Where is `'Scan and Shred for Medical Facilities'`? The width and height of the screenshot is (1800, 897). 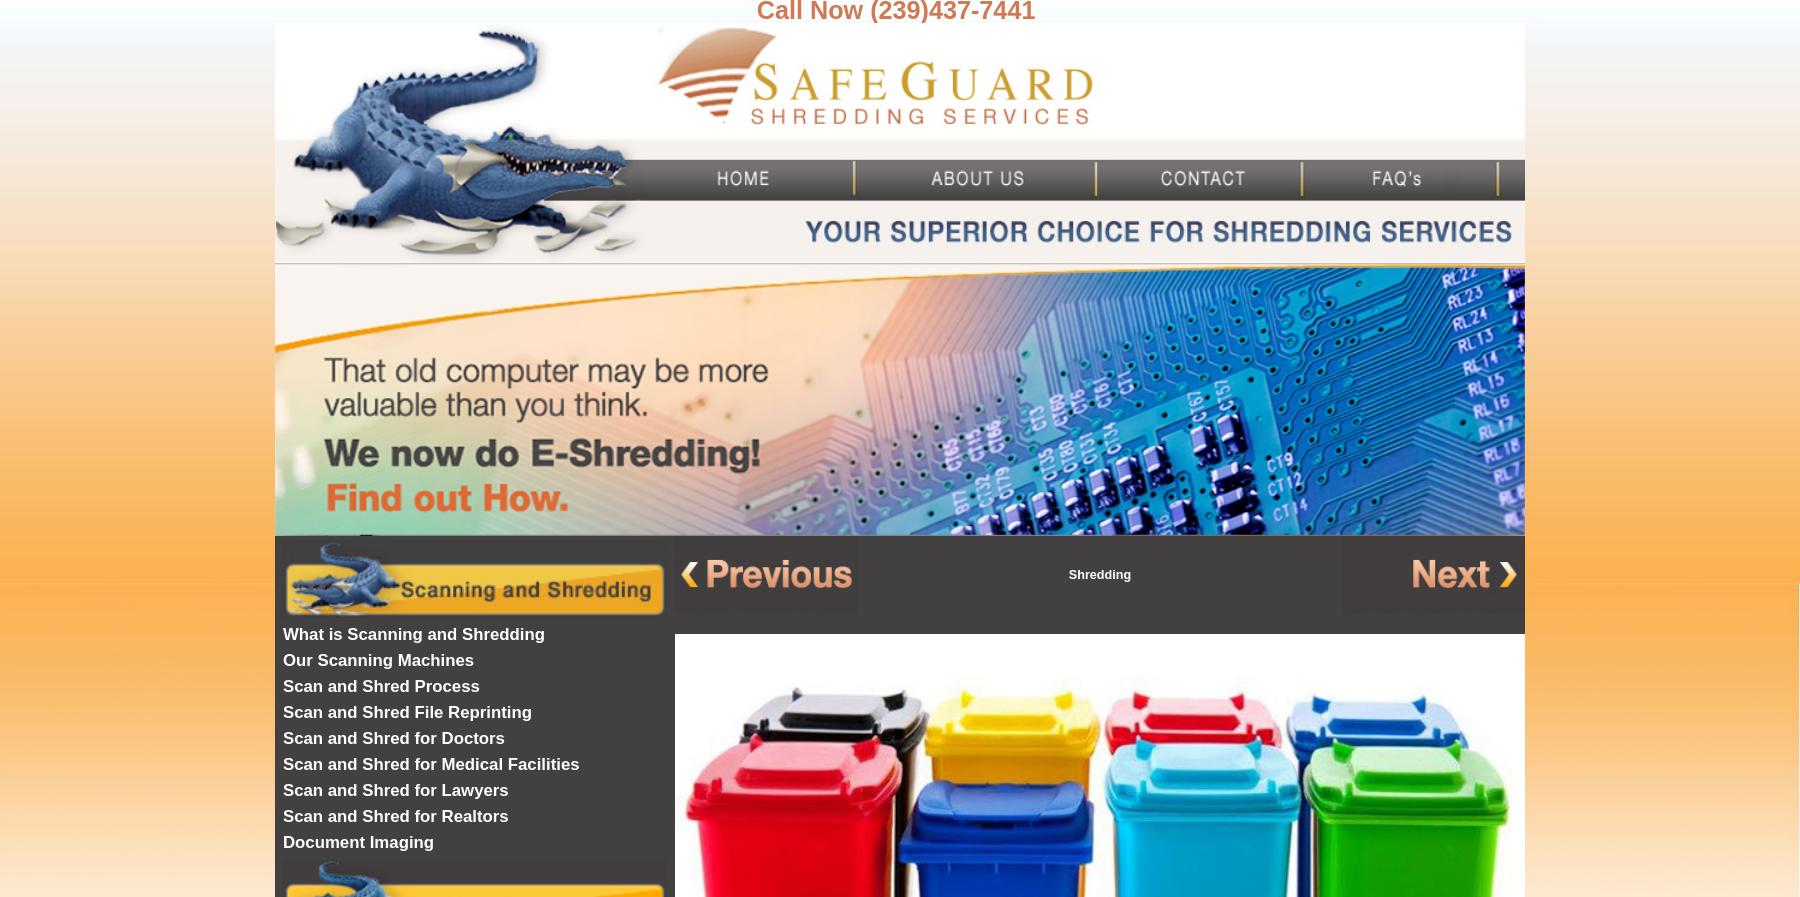 'Scan and Shred for Medical Facilities' is located at coordinates (281, 764).